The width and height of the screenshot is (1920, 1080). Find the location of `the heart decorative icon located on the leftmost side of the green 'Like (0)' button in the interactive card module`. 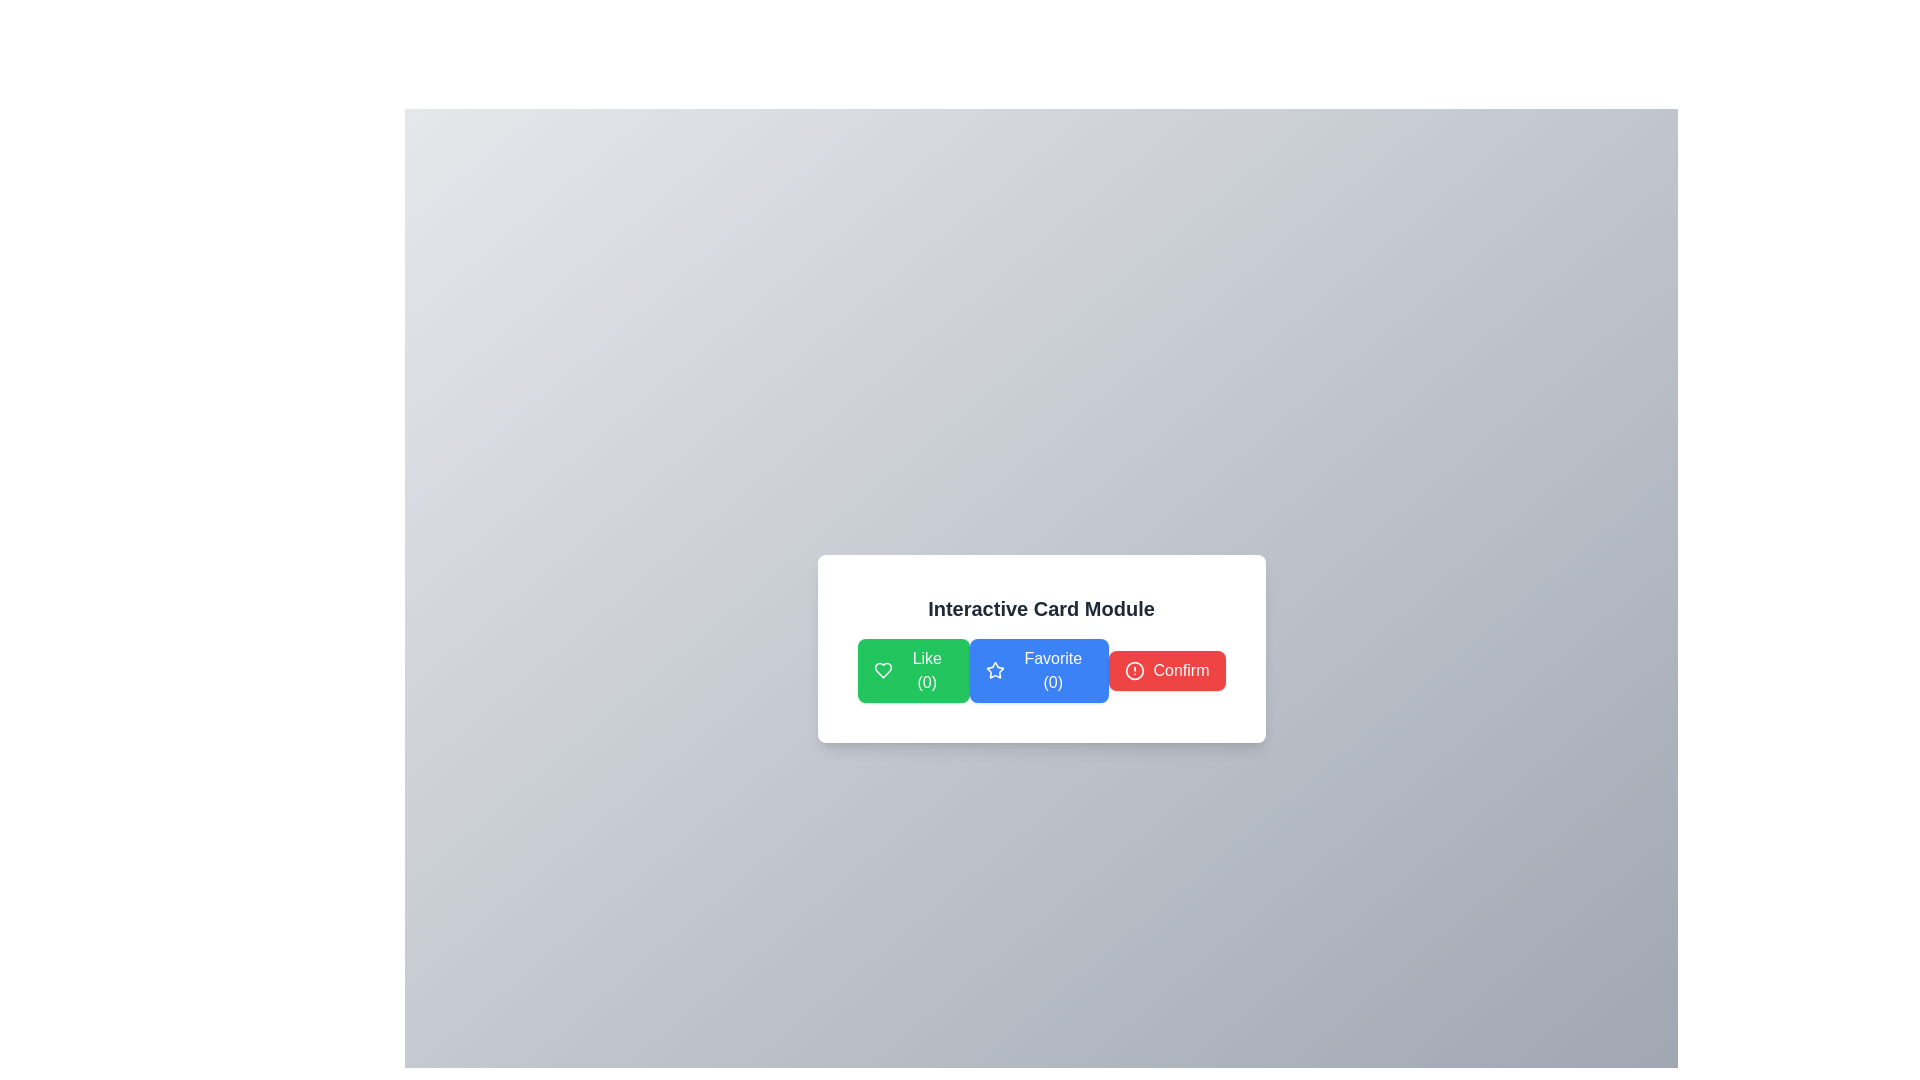

the heart decorative icon located on the leftmost side of the green 'Like (0)' button in the interactive card module is located at coordinates (882, 671).